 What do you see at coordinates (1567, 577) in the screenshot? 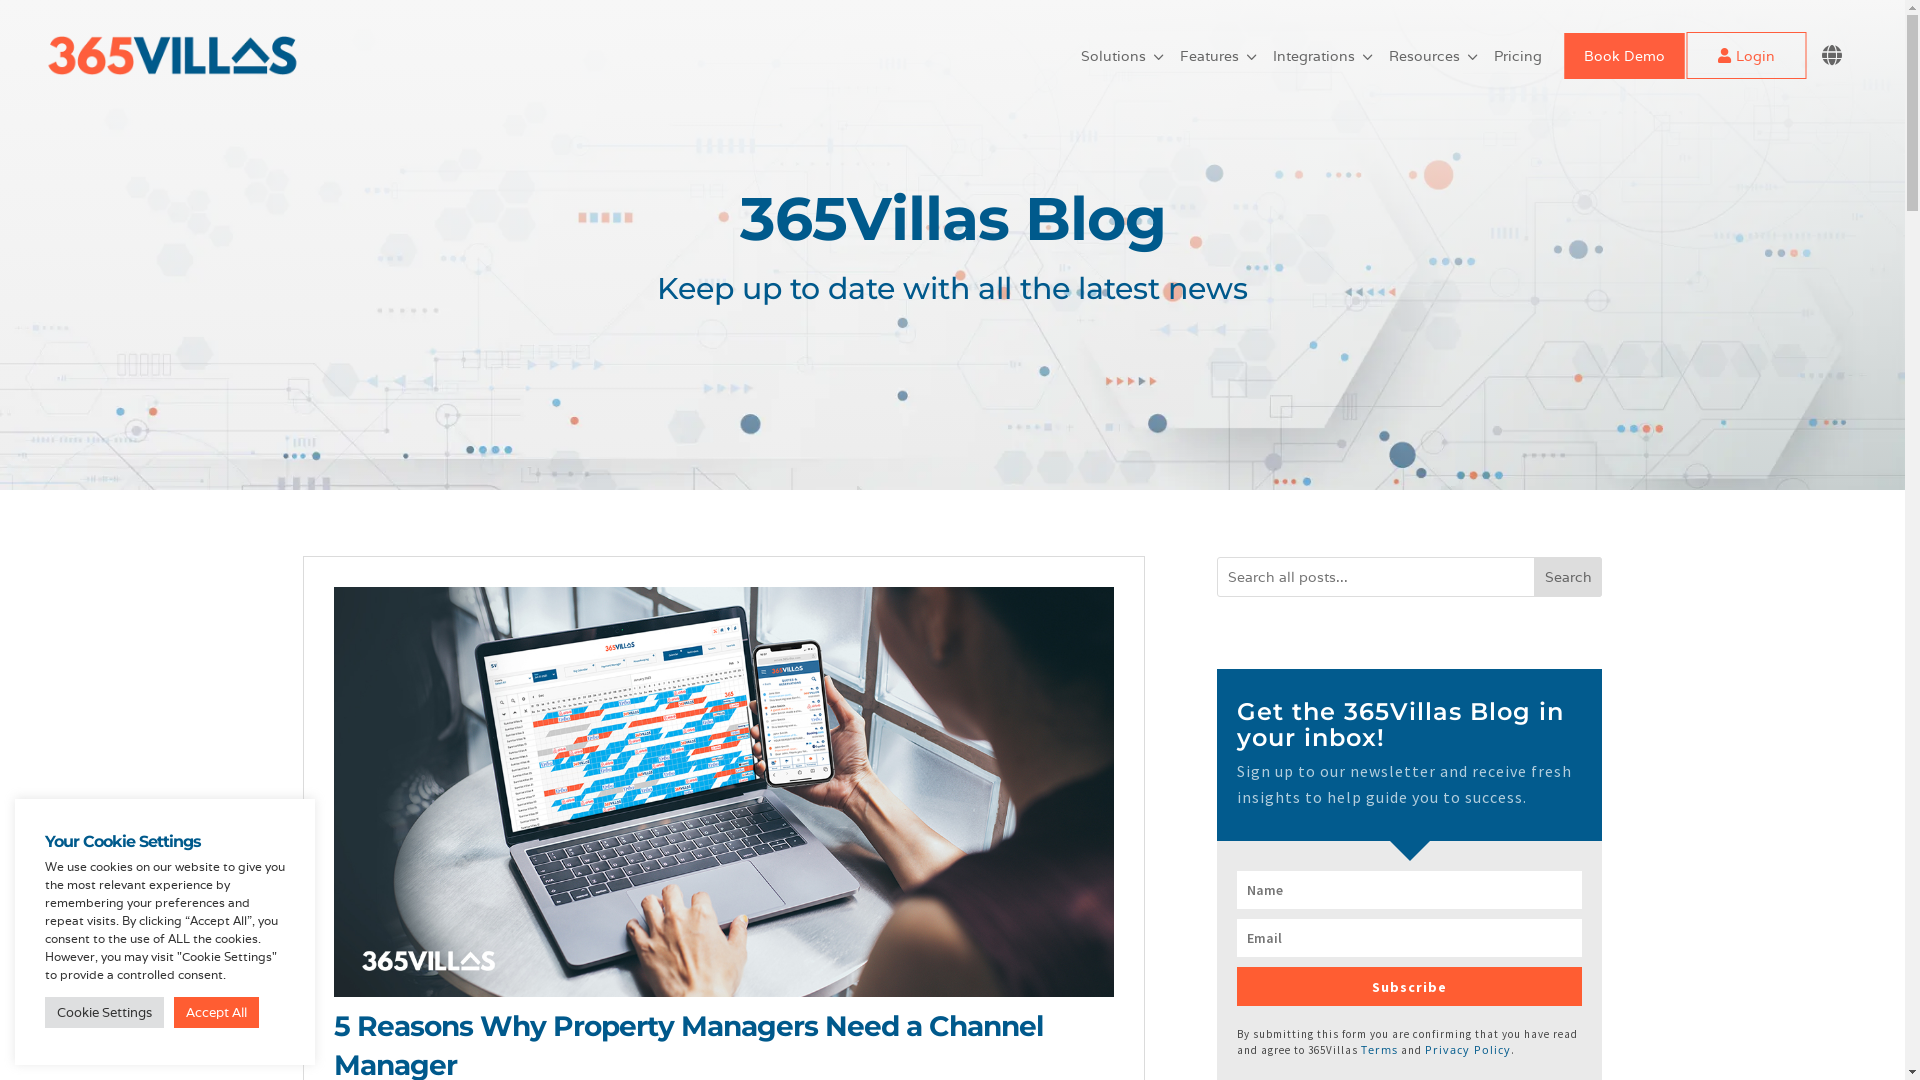
I see `'Search'` at bounding box center [1567, 577].